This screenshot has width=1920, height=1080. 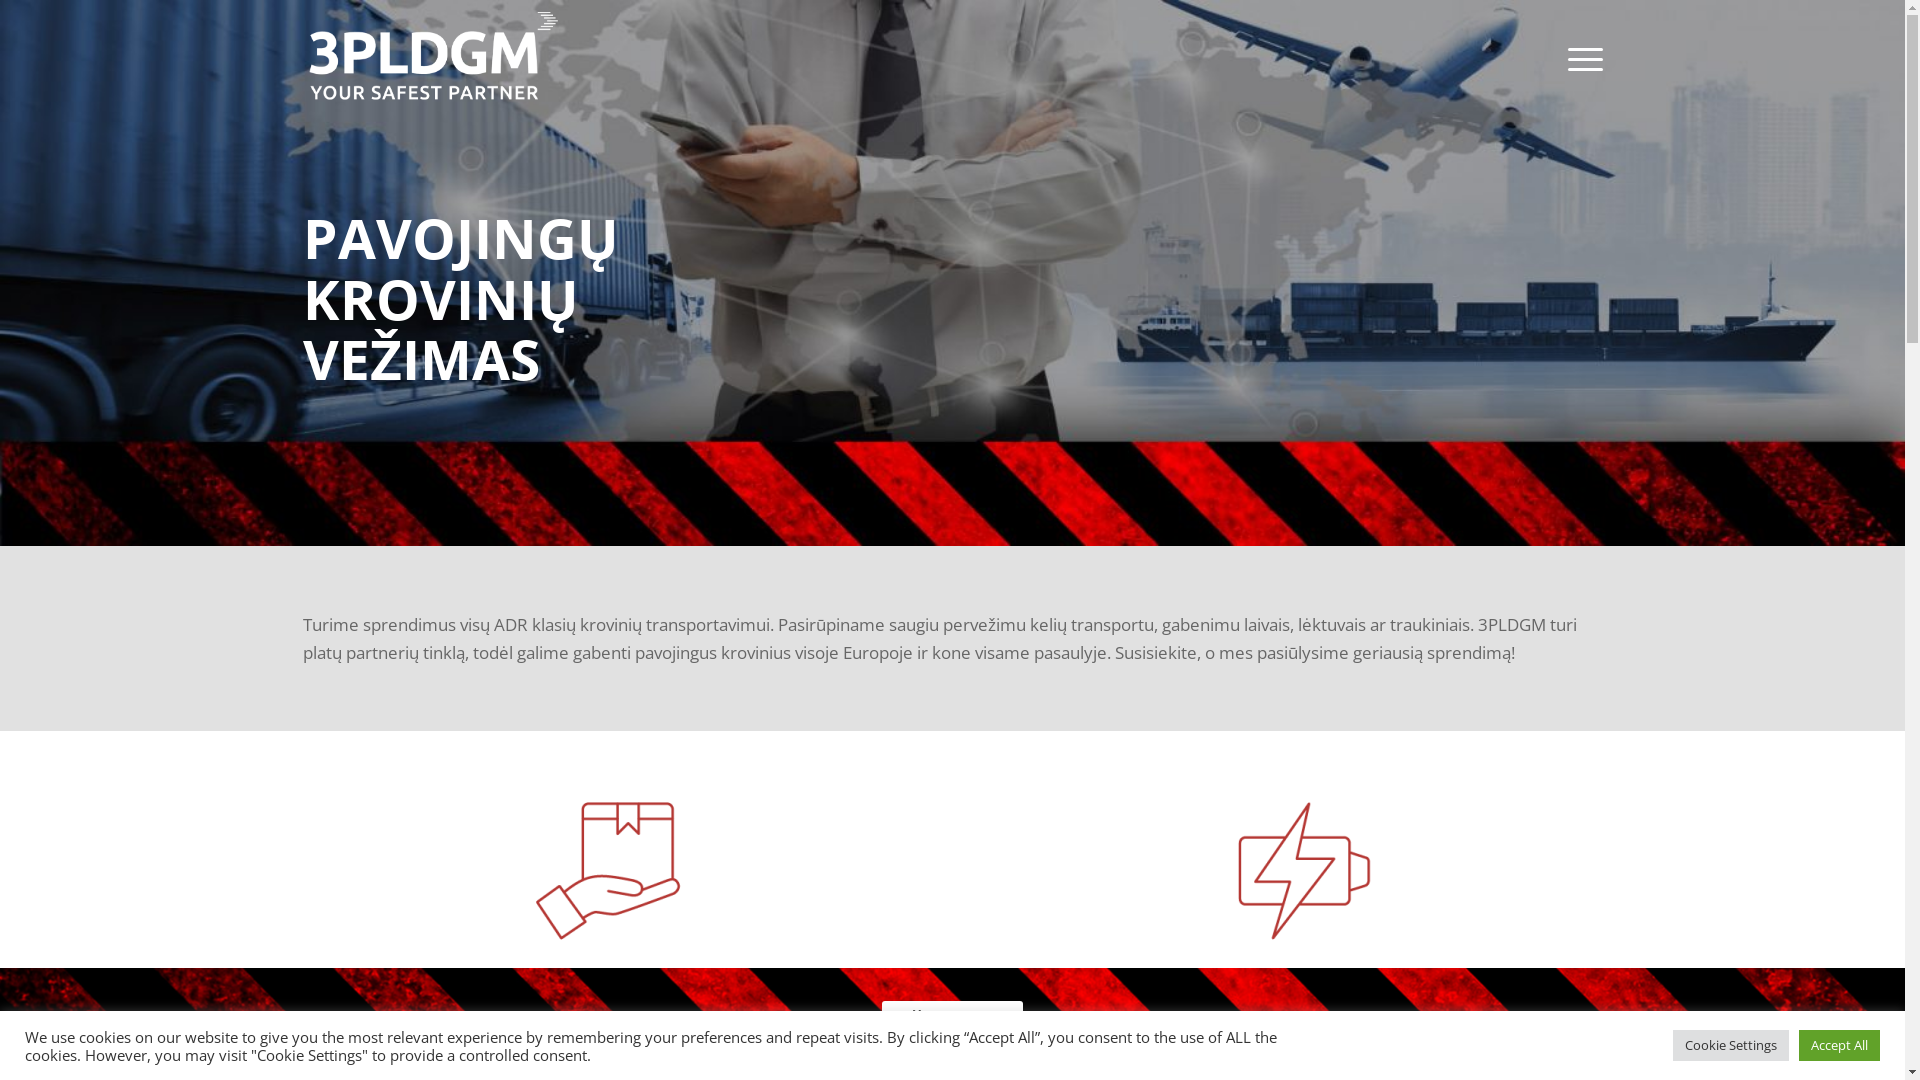 What do you see at coordinates (431, 57) in the screenshot?
I see `'Logo copy W'` at bounding box center [431, 57].